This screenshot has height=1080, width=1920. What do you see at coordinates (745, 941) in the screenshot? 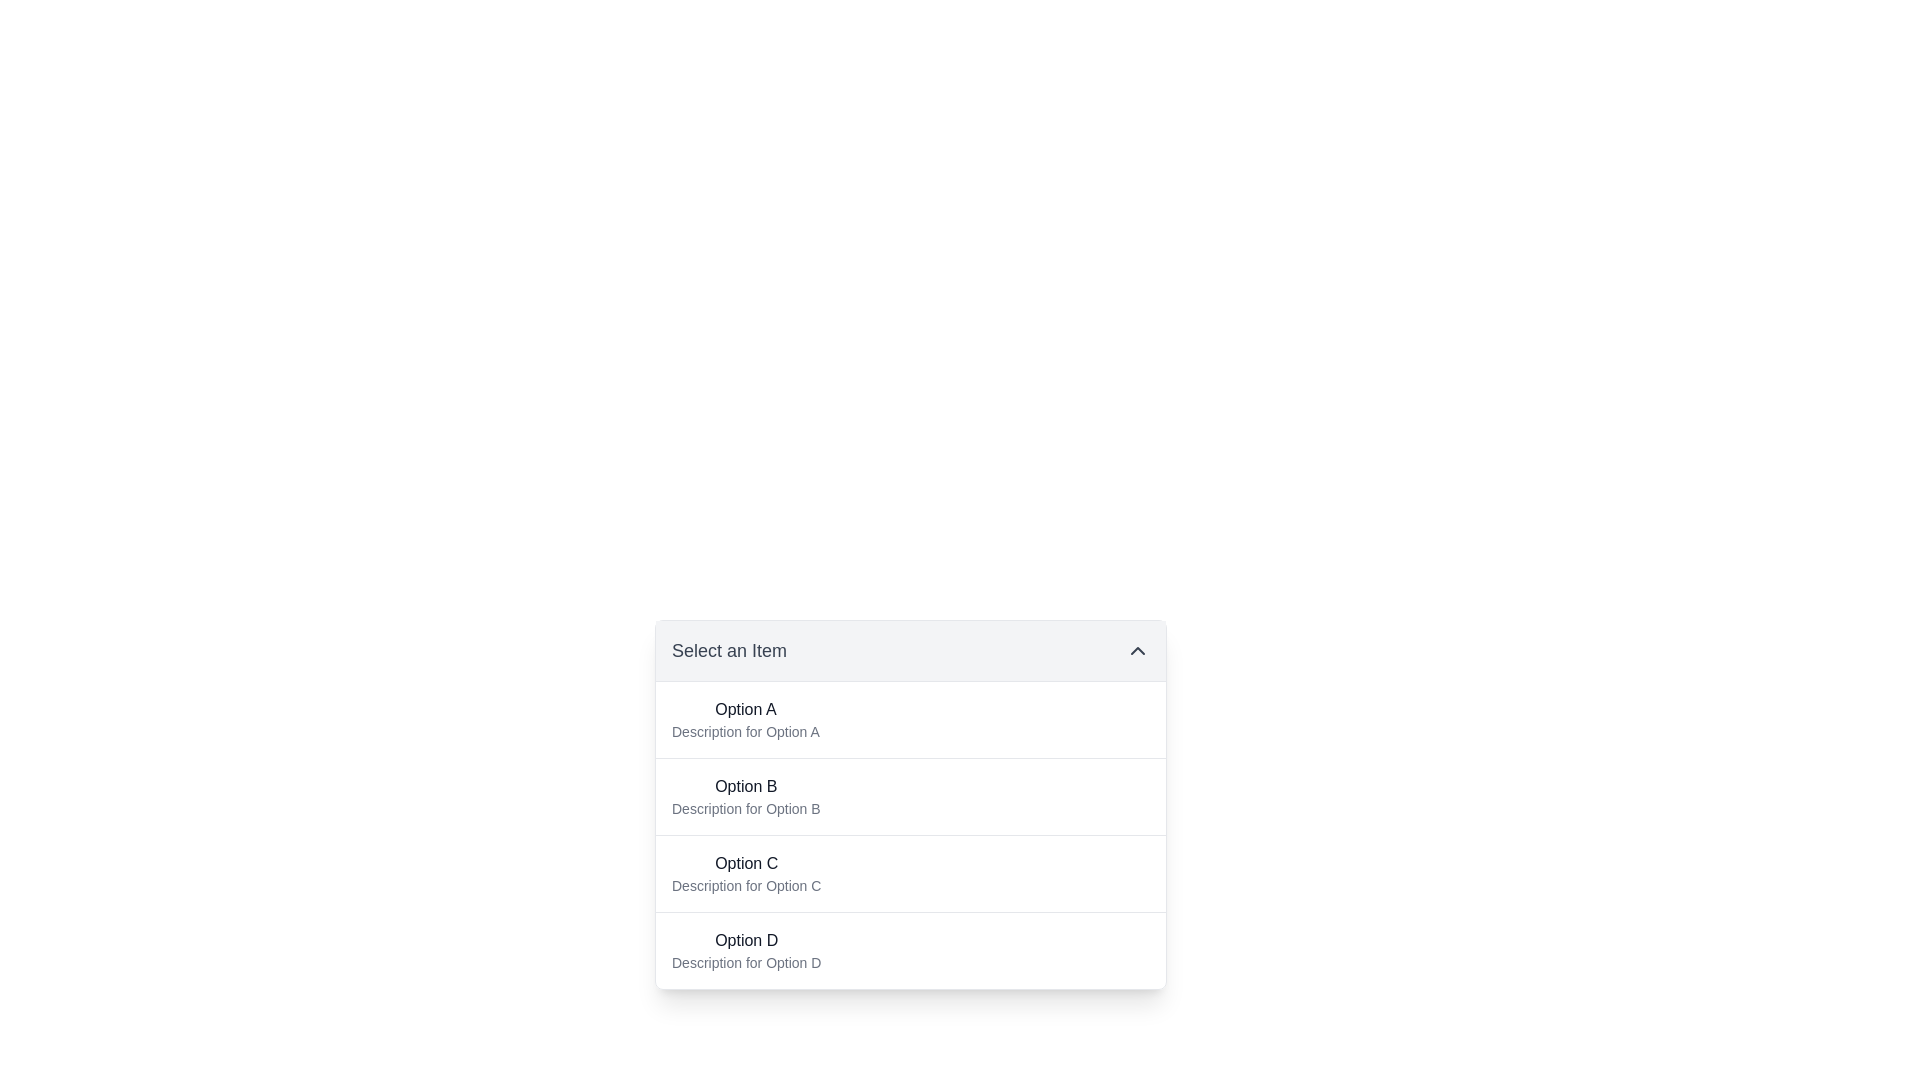
I see `the label for 'Option D' within the dropdown menu, which is located below 'Option C' and its description` at bounding box center [745, 941].